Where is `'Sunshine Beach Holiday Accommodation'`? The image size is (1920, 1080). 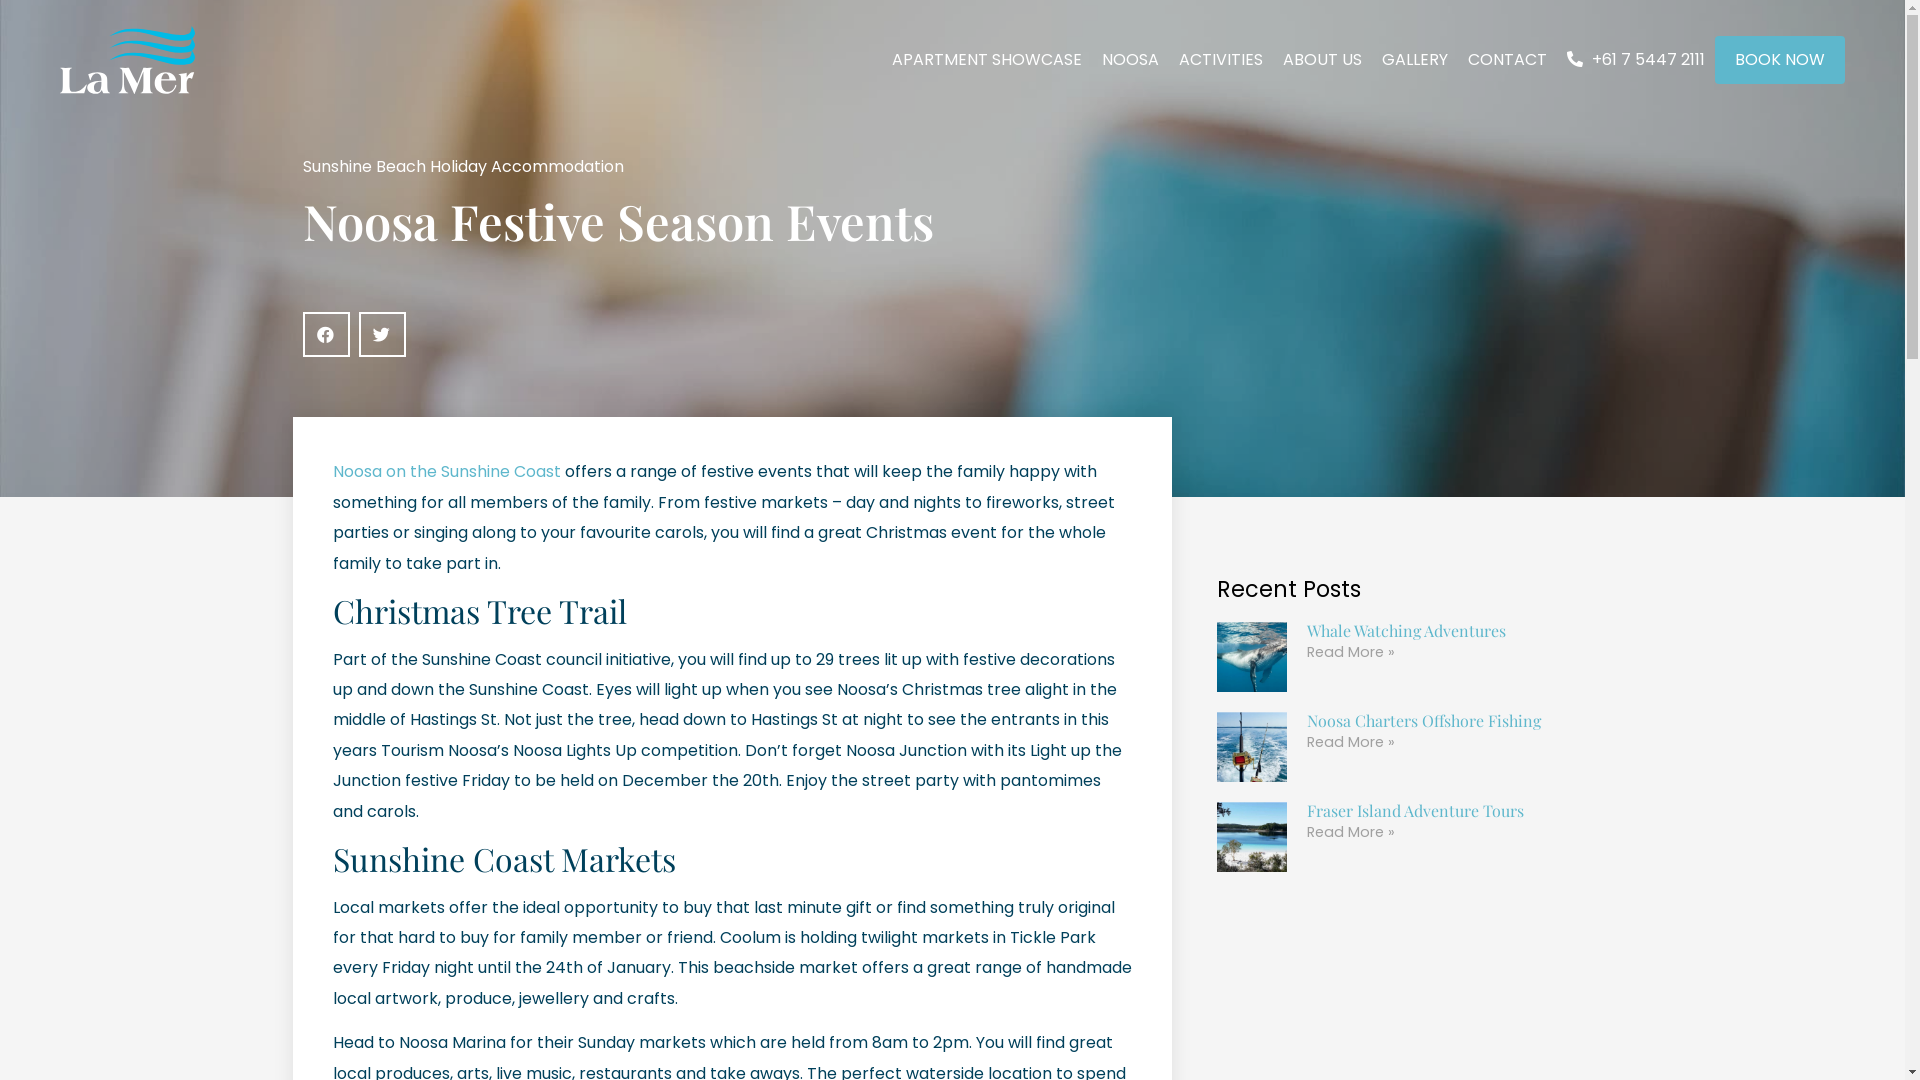
'Sunshine Beach Holiday Accommodation' is located at coordinates (461, 165).